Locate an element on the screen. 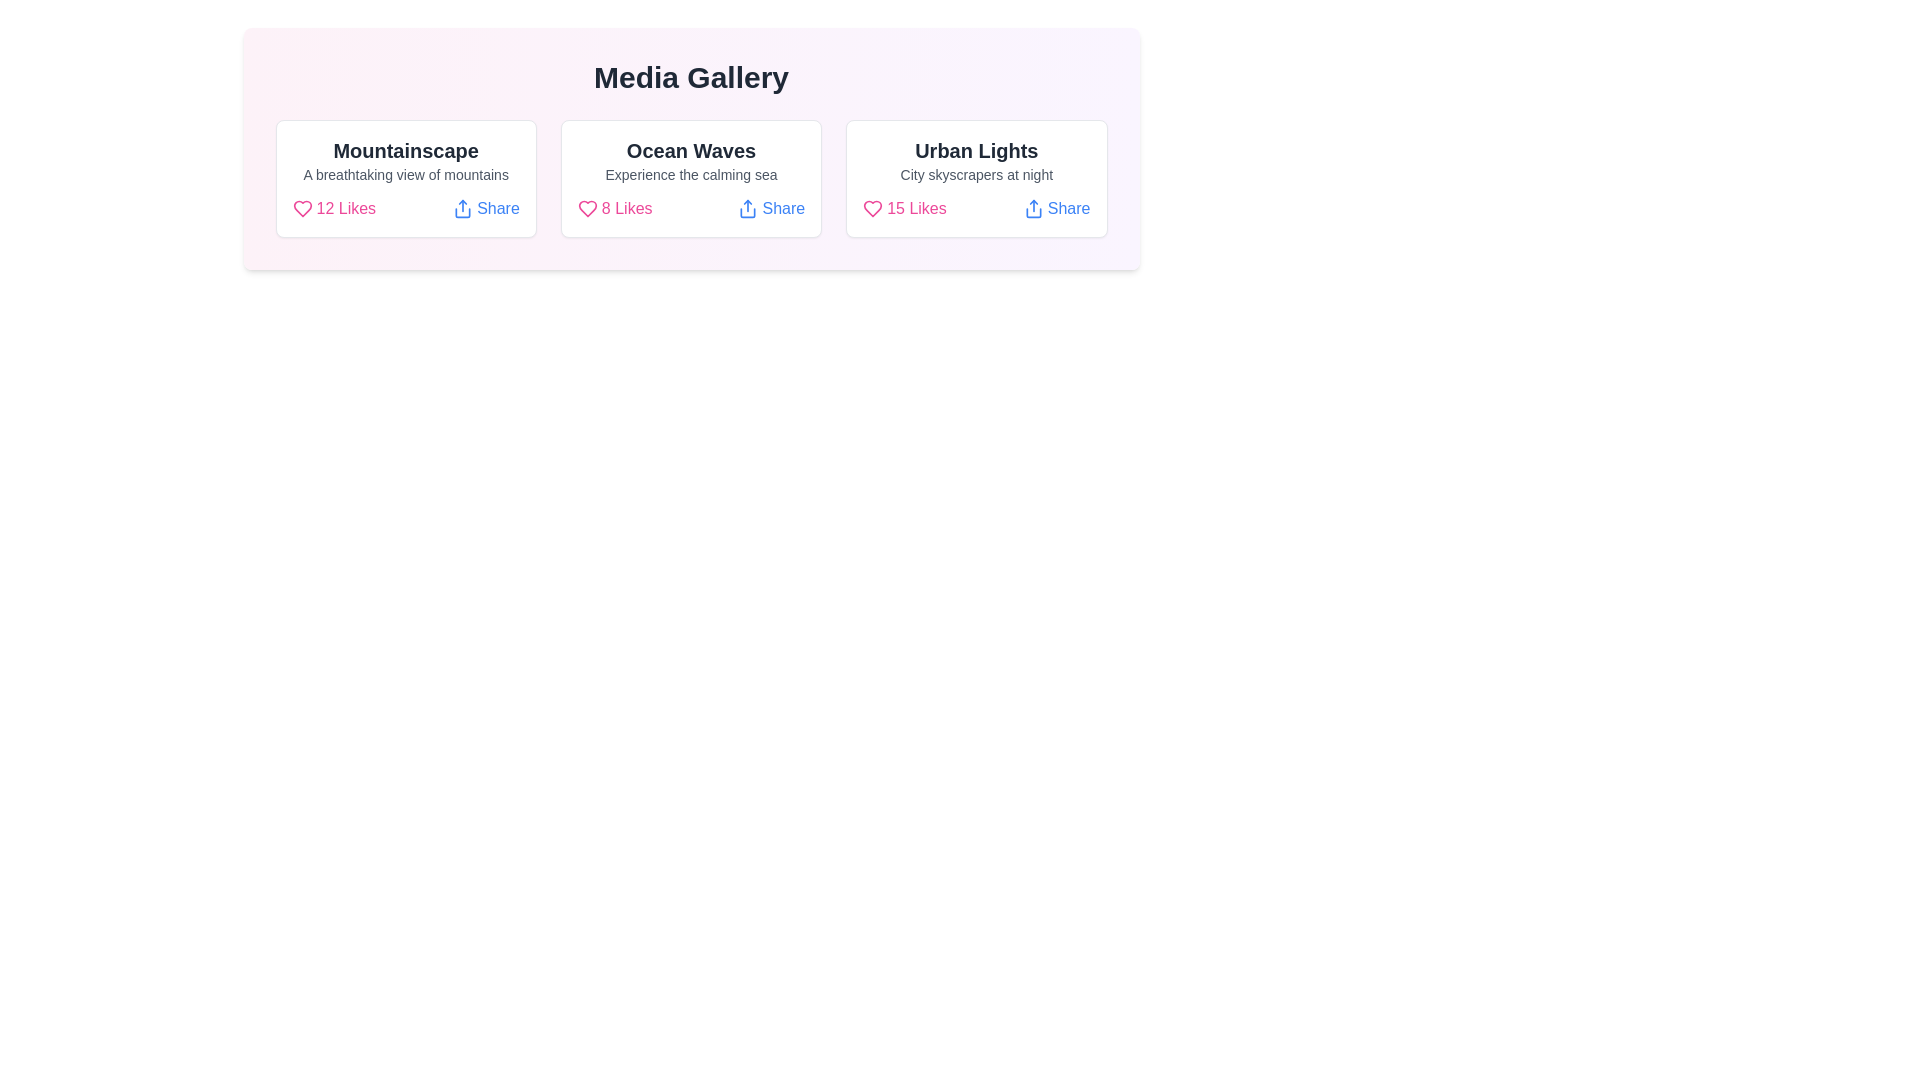  the 'Share' button for the item titled 'Urban Lights' is located at coordinates (1056, 208).